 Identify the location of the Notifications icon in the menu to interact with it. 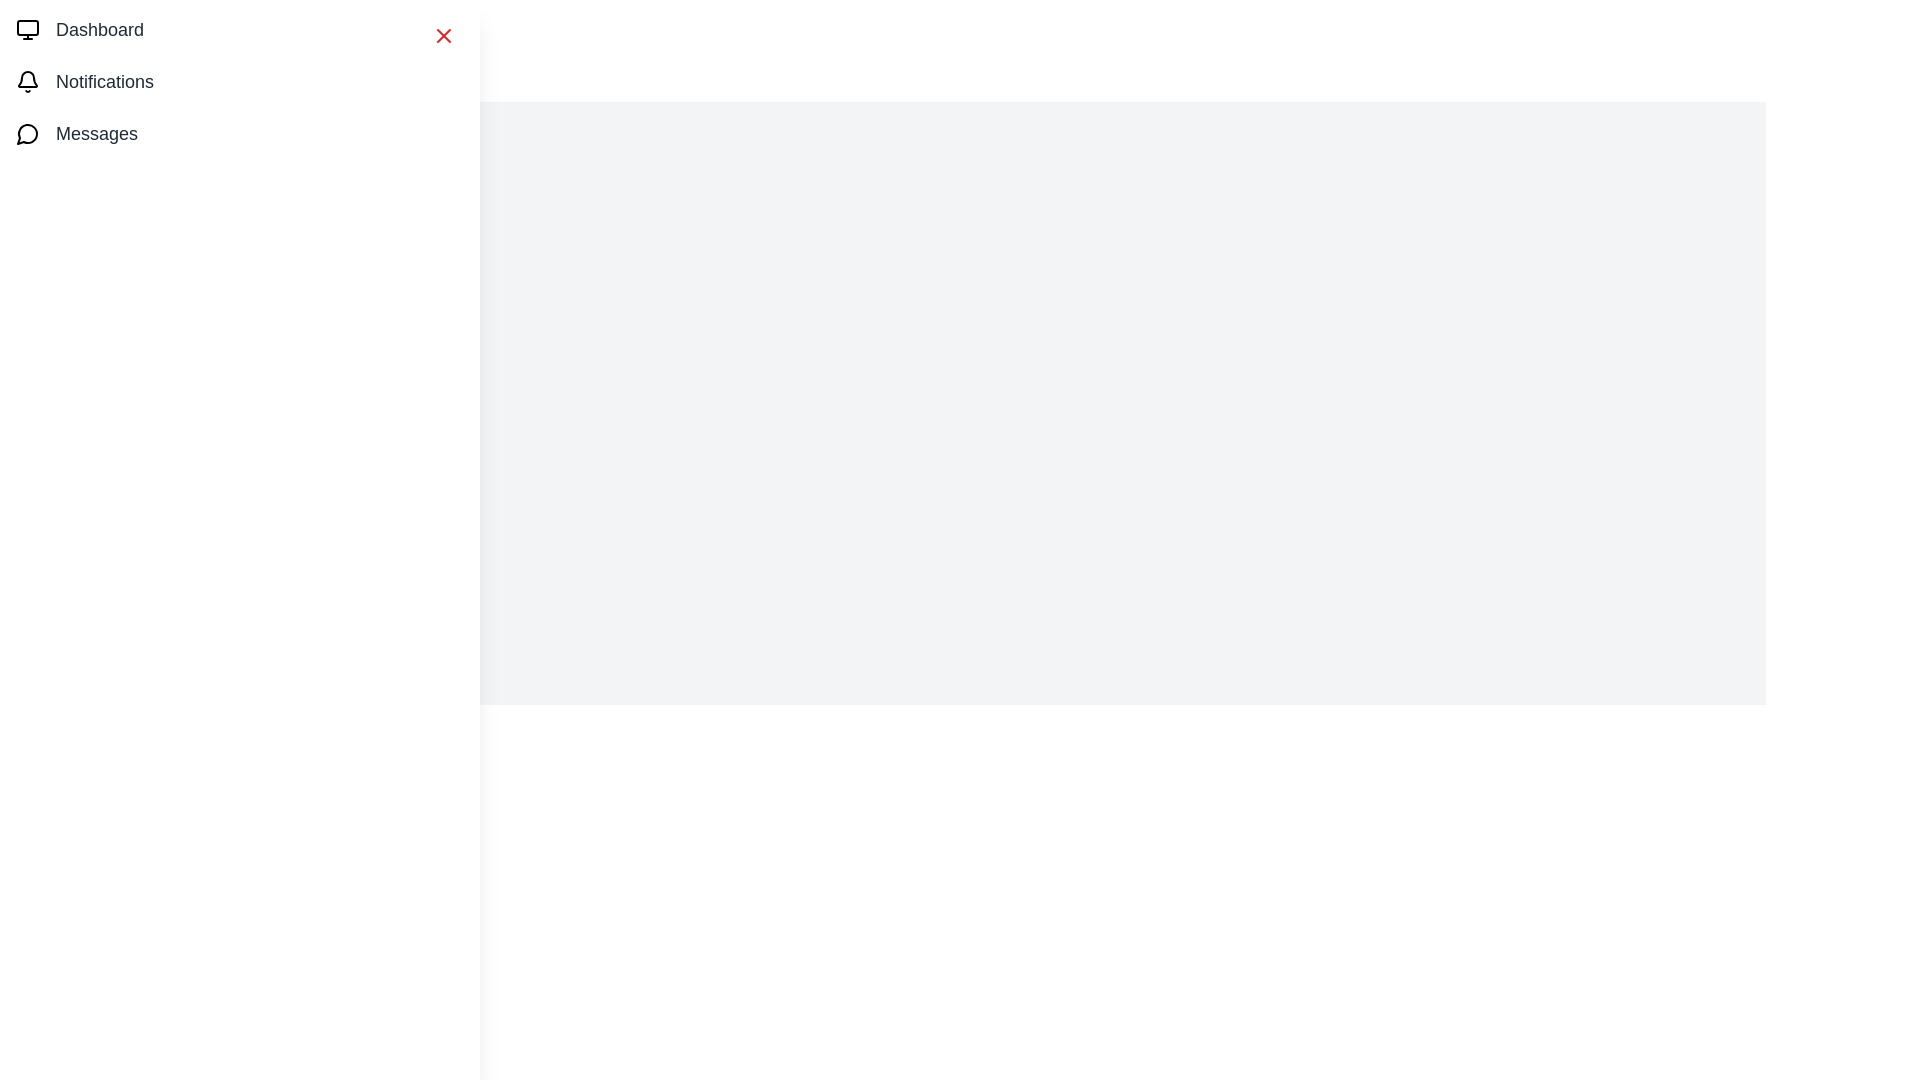
(28, 80).